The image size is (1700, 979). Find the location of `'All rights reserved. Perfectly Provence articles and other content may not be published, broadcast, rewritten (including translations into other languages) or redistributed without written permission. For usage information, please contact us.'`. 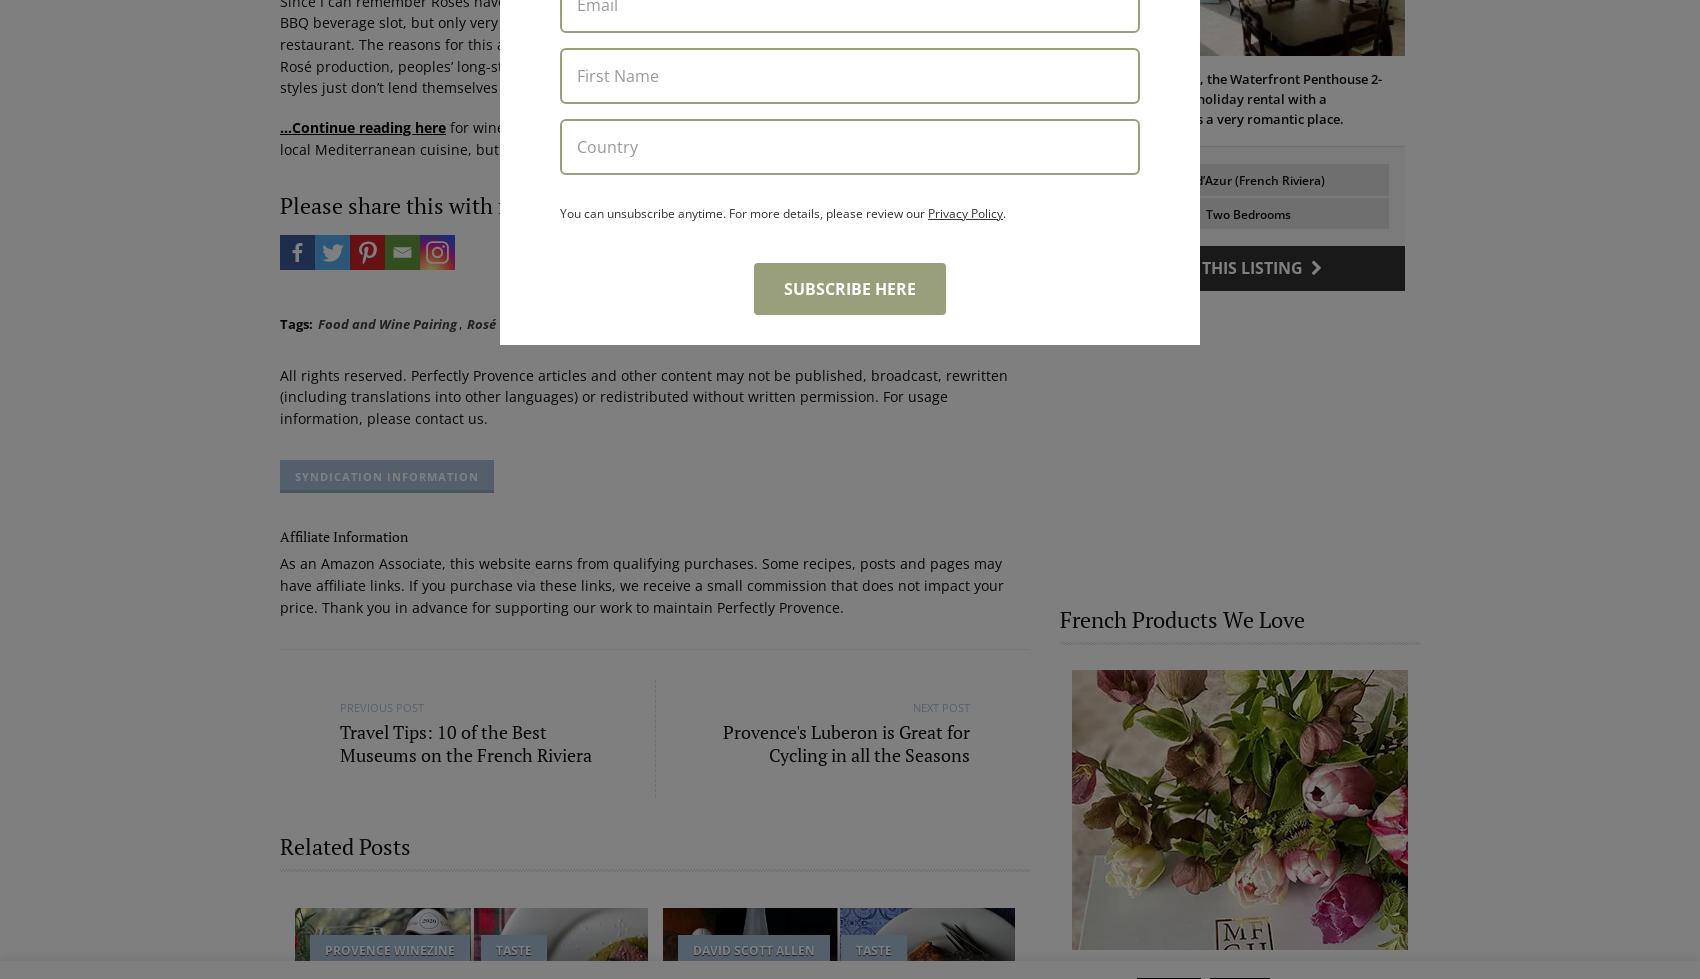

'All rights reserved. Perfectly Provence articles and other content may not be published, broadcast, rewritten (including translations into other languages) or redistributed without written permission. For usage information, please contact us.' is located at coordinates (643, 396).